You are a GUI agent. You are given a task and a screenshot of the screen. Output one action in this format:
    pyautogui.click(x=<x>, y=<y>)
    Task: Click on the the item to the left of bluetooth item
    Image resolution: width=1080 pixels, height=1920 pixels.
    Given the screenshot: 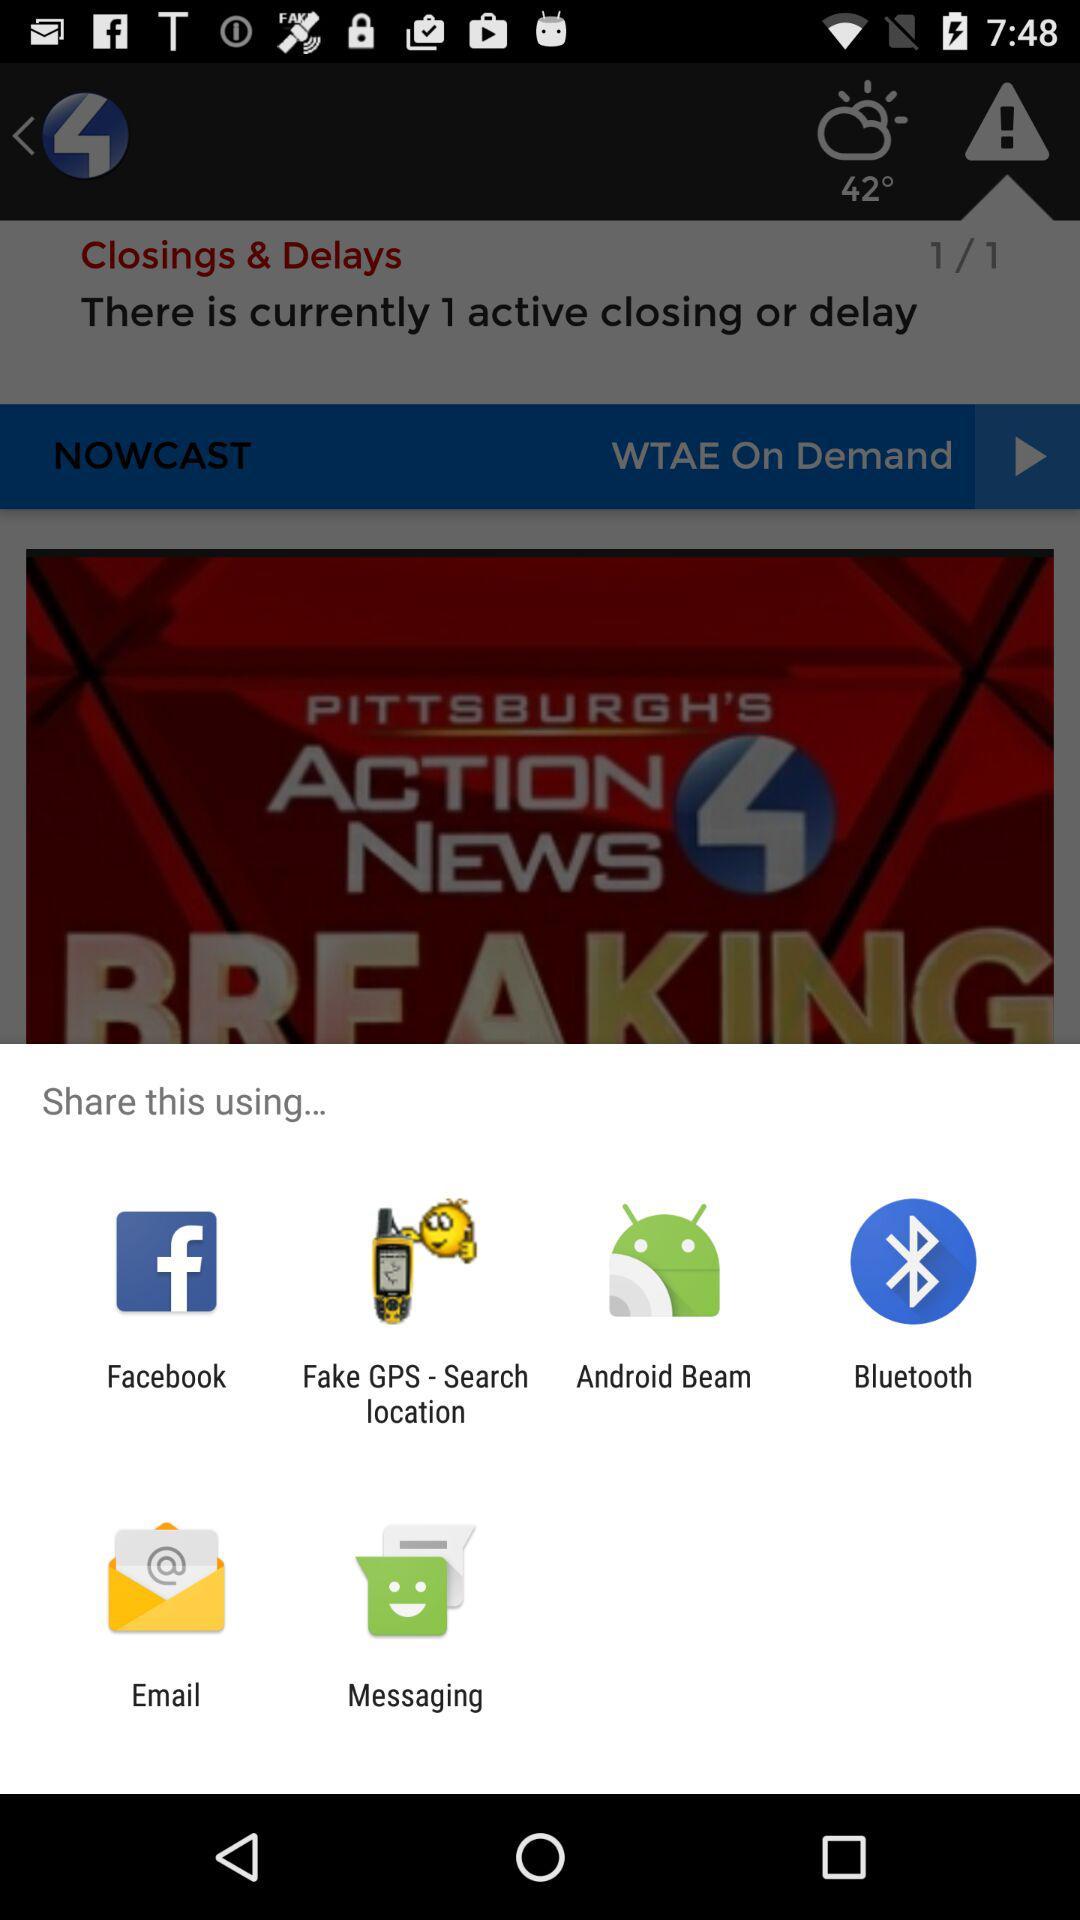 What is the action you would take?
    pyautogui.click(x=664, y=1392)
    